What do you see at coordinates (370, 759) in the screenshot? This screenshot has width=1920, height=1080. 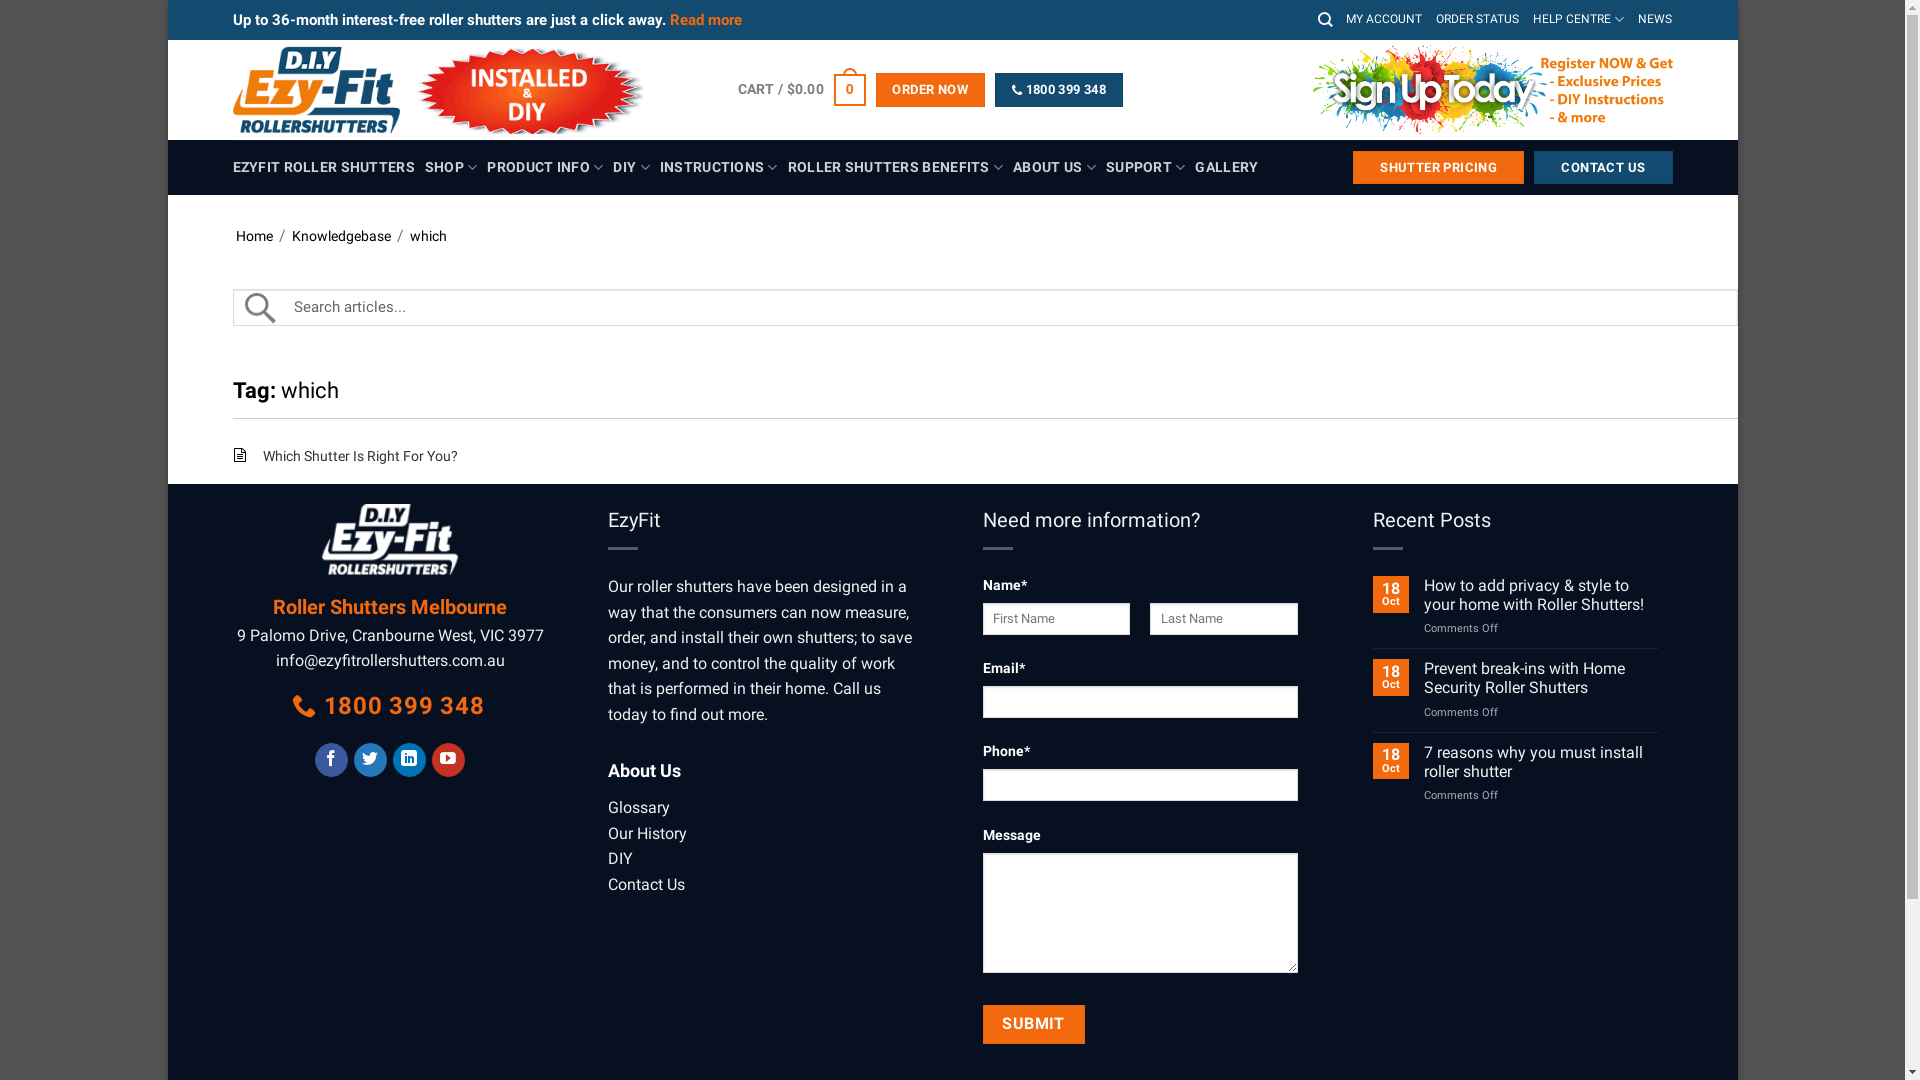 I see `'Follow on Twitter'` at bounding box center [370, 759].